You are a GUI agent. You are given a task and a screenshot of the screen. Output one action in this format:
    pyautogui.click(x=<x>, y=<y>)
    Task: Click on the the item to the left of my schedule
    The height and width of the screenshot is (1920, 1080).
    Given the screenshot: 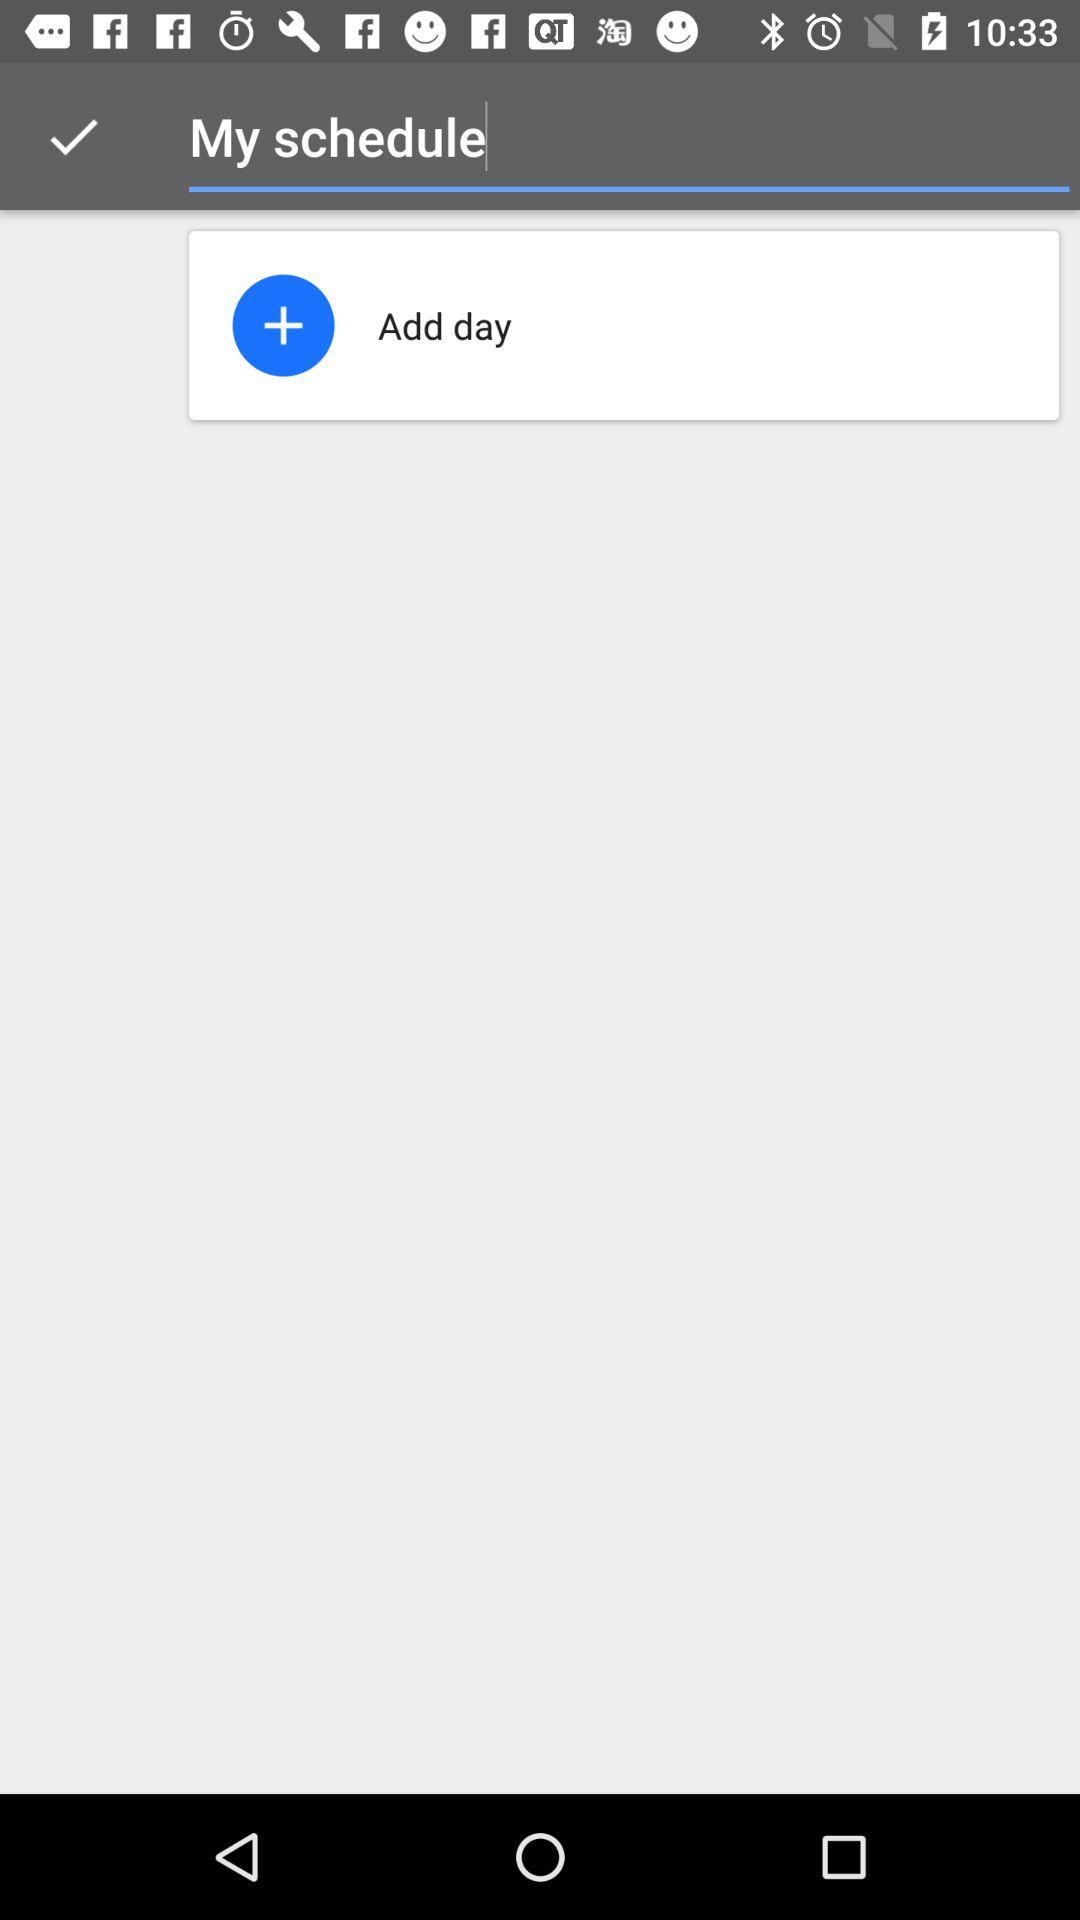 What is the action you would take?
    pyautogui.click(x=72, y=135)
    